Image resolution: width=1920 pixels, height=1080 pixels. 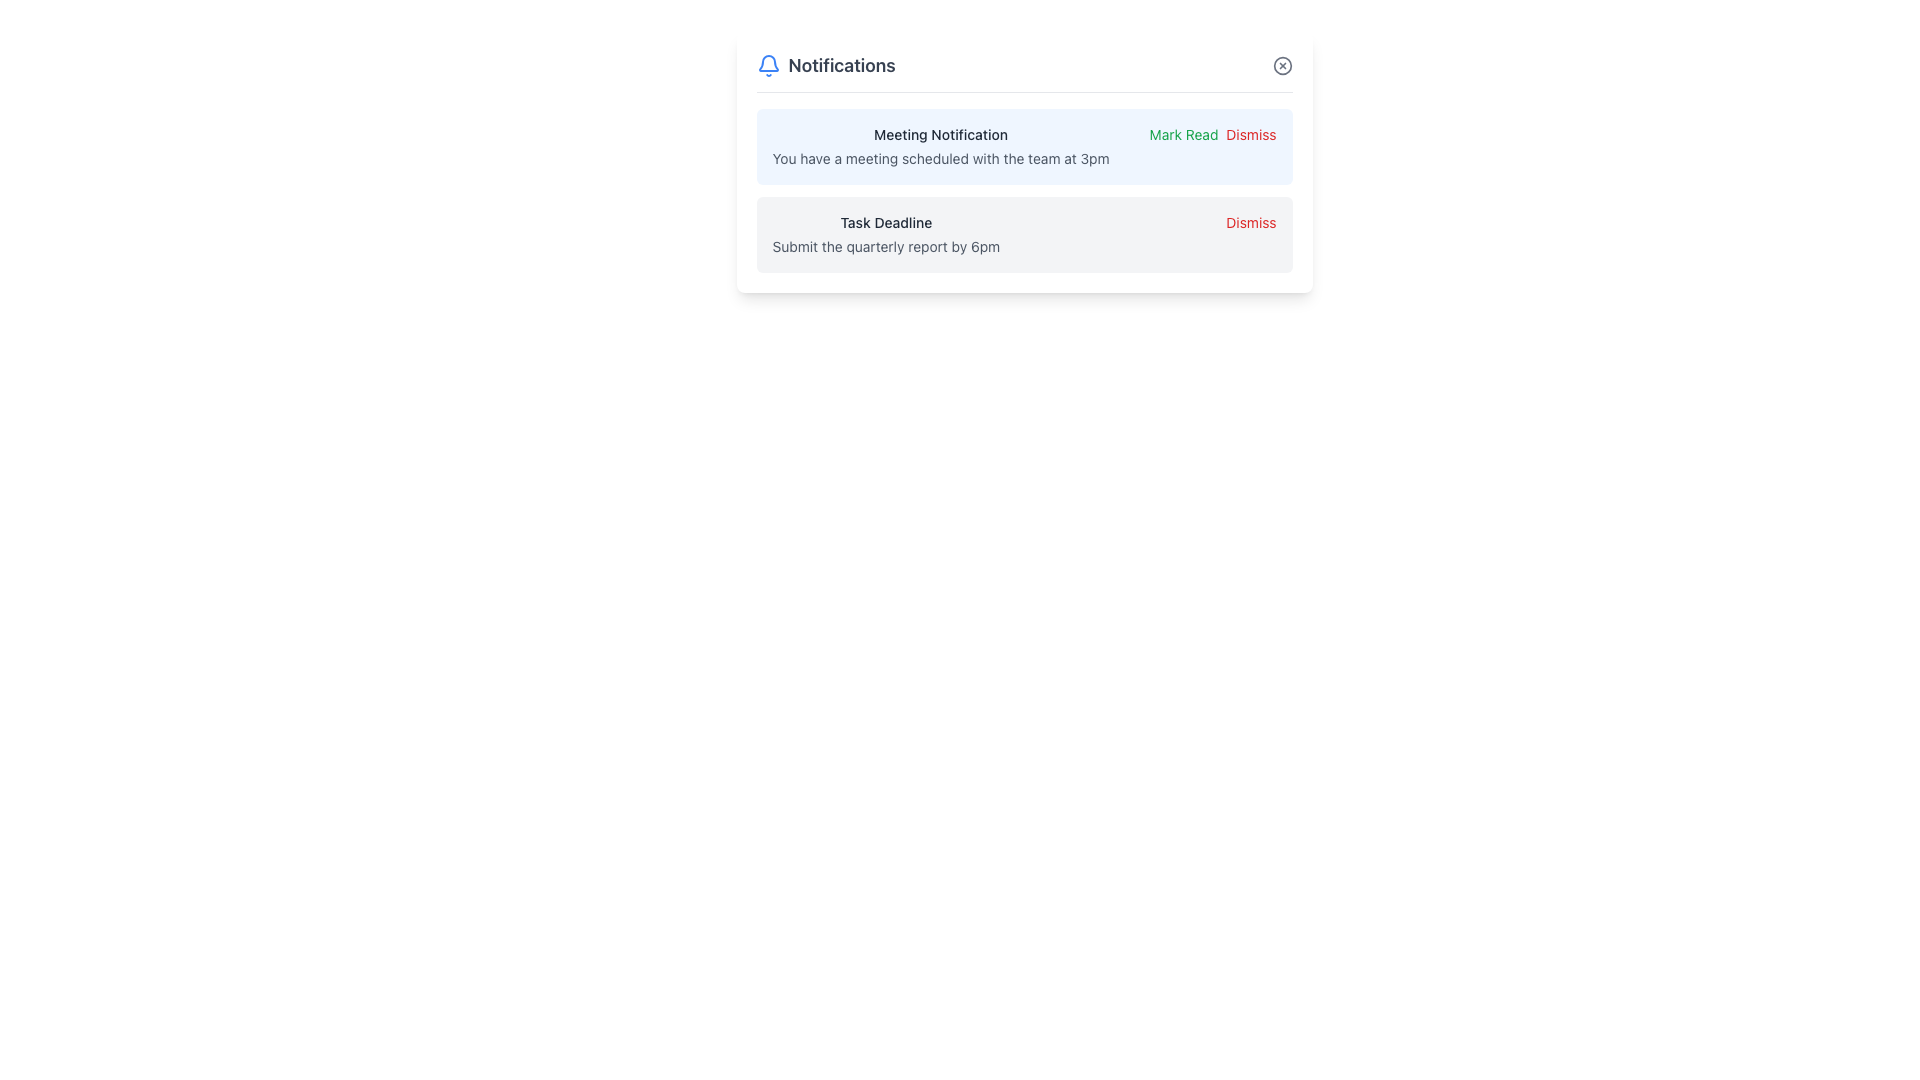 What do you see at coordinates (939, 157) in the screenshot?
I see `the text element providing additional details about the meeting notification, located directly below the 'Meeting Notification' text within the notification card` at bounding box center [939, 157].